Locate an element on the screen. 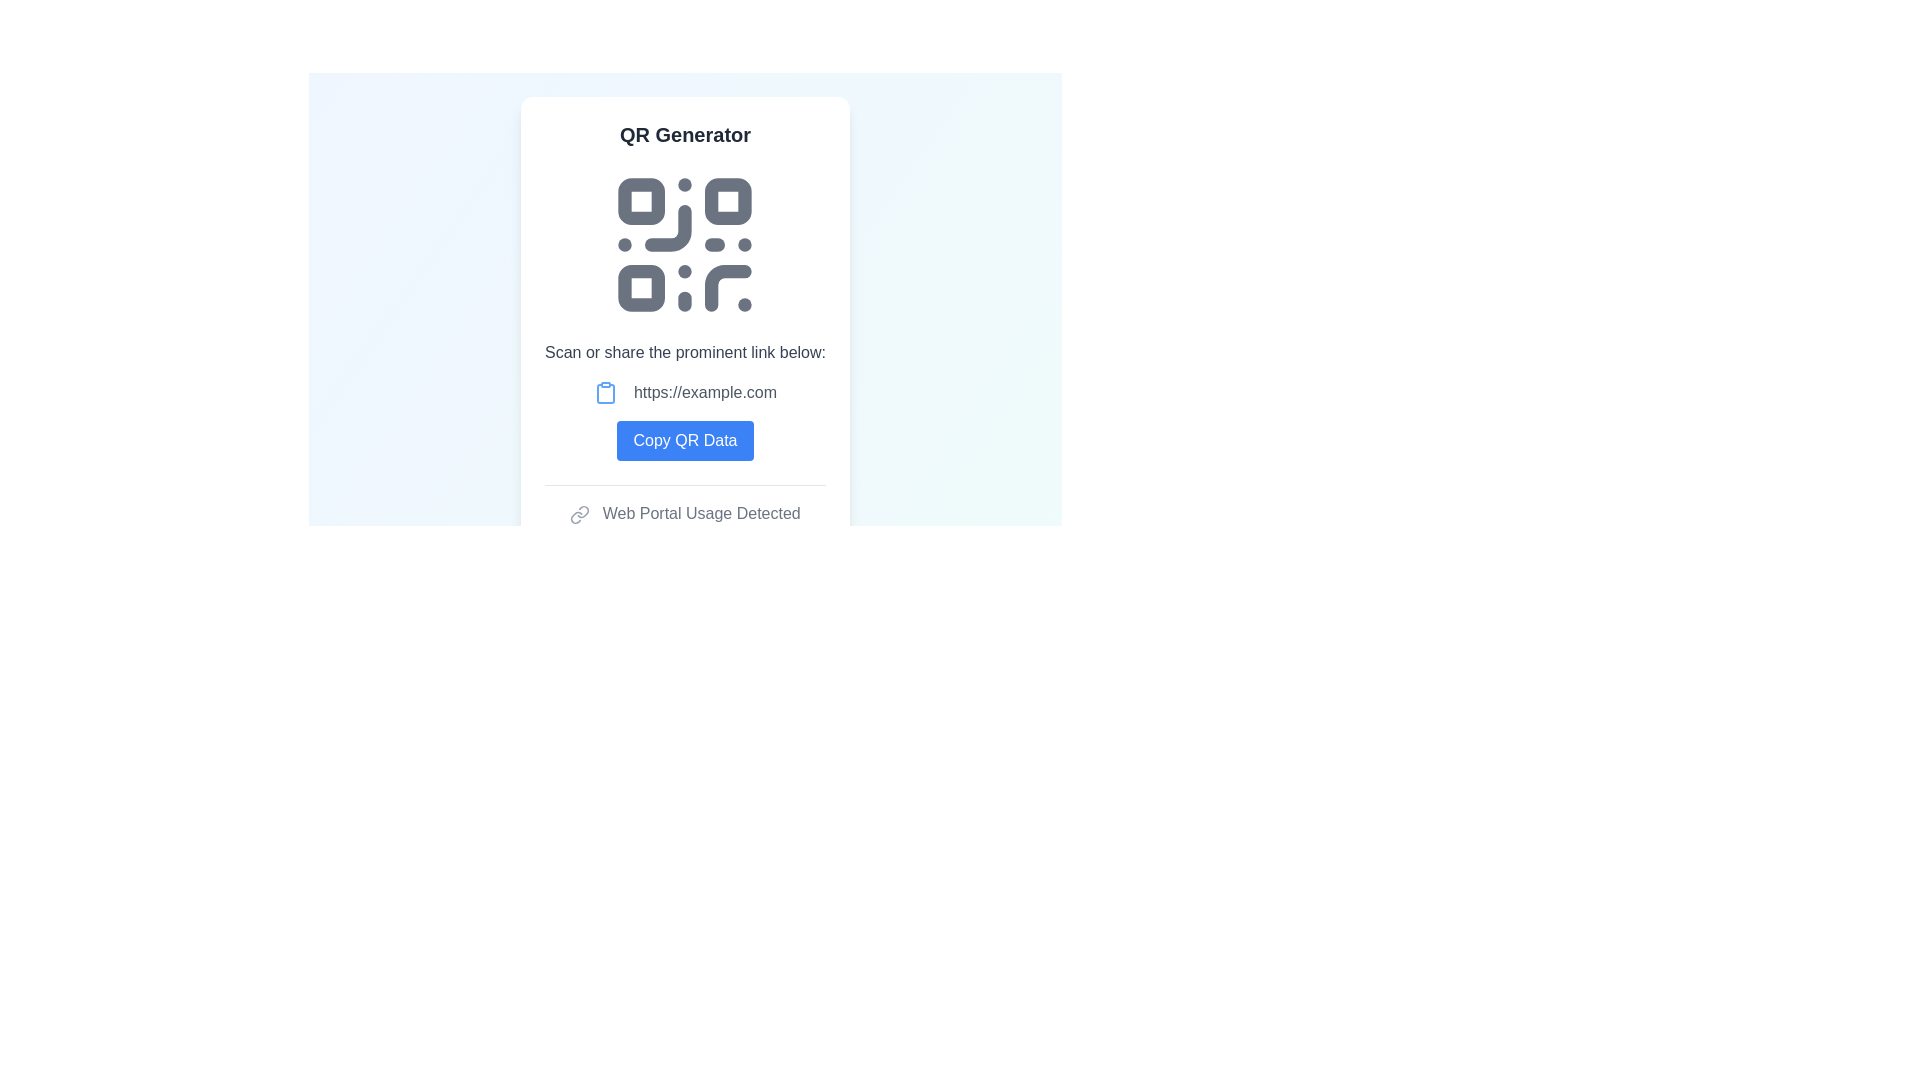 The width and height of the screenshot is (1920, 1080). text content displayed in the URL Text Display, which is located to the right of a clipboard icon within a horizontal row layout is located at coordinates (705, 393).